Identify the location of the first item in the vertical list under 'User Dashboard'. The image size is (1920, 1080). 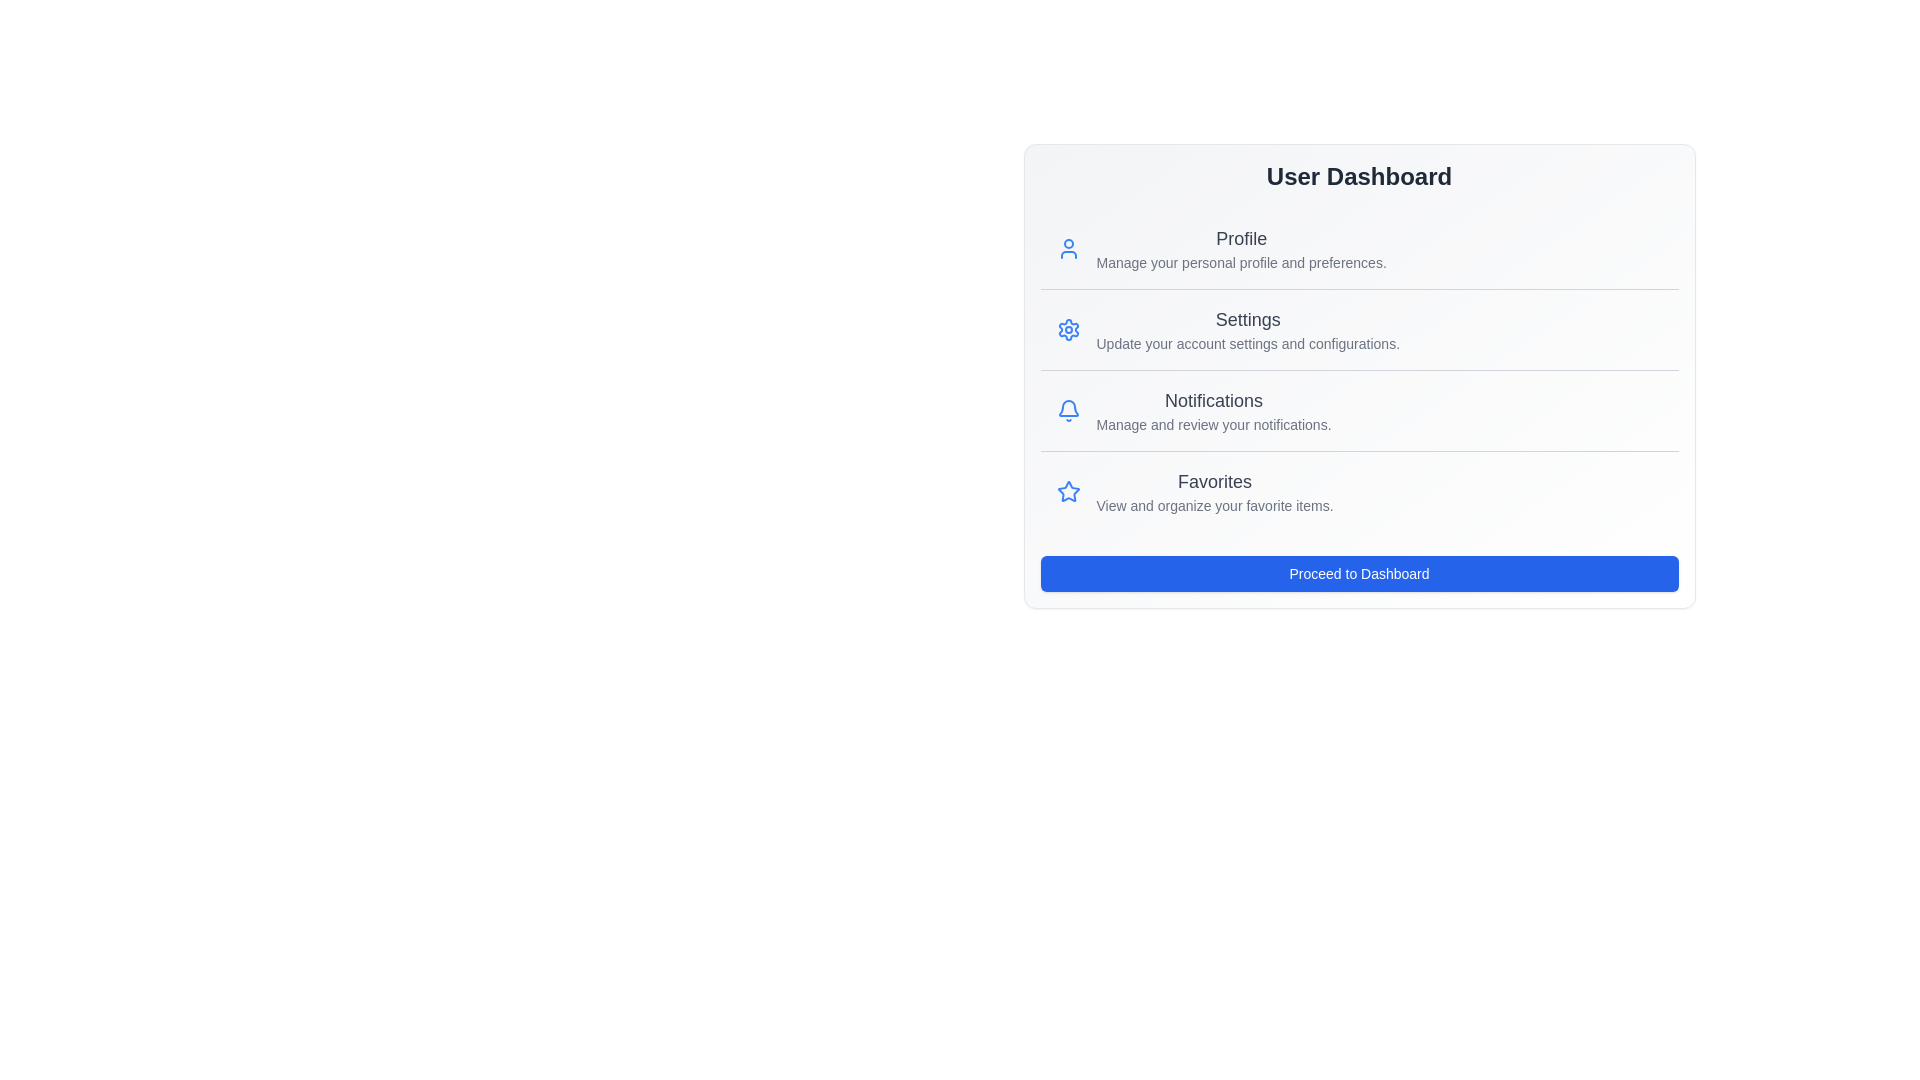
(1359, 248).